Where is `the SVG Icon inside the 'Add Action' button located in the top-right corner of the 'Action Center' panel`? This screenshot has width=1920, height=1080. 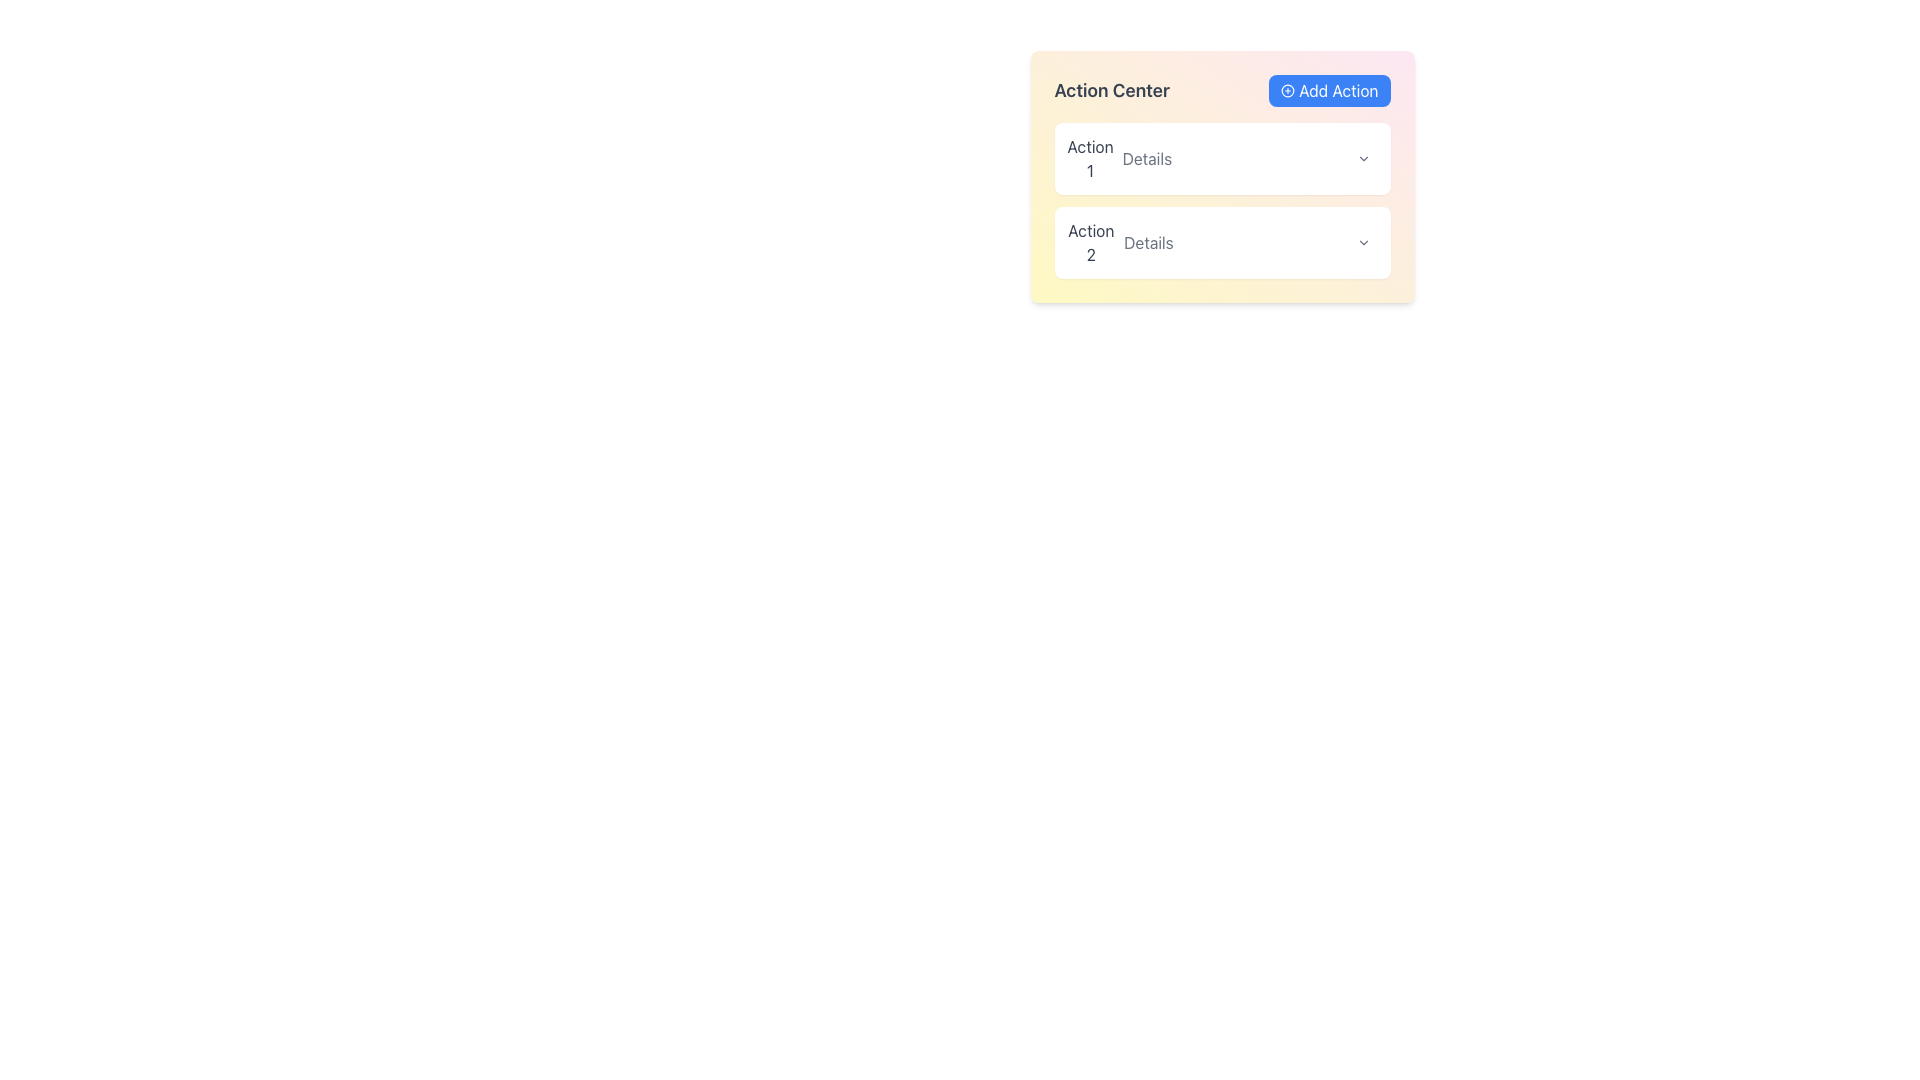 the SVG Icon inside the 'Add Action' button located in the top-right corner of the 'Action Center' panel is located at coordinates (1288, 91).